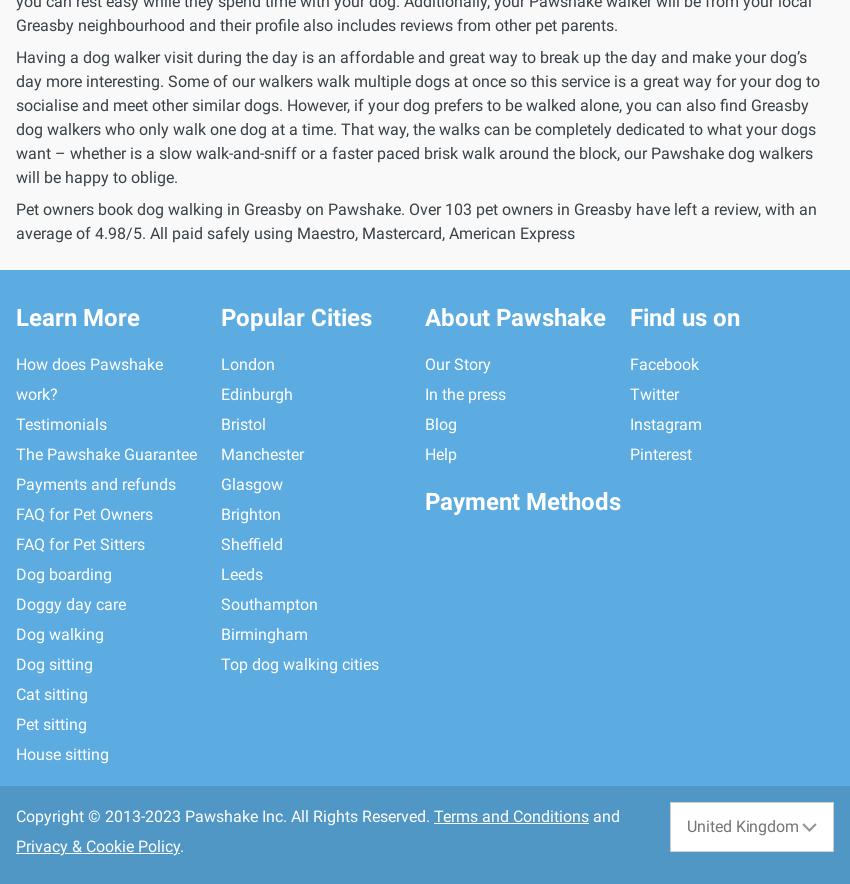  What do you see at coordinates (653, 394) in the screenshot?
I see `'Twitter'` at bounding box center [653, 394].